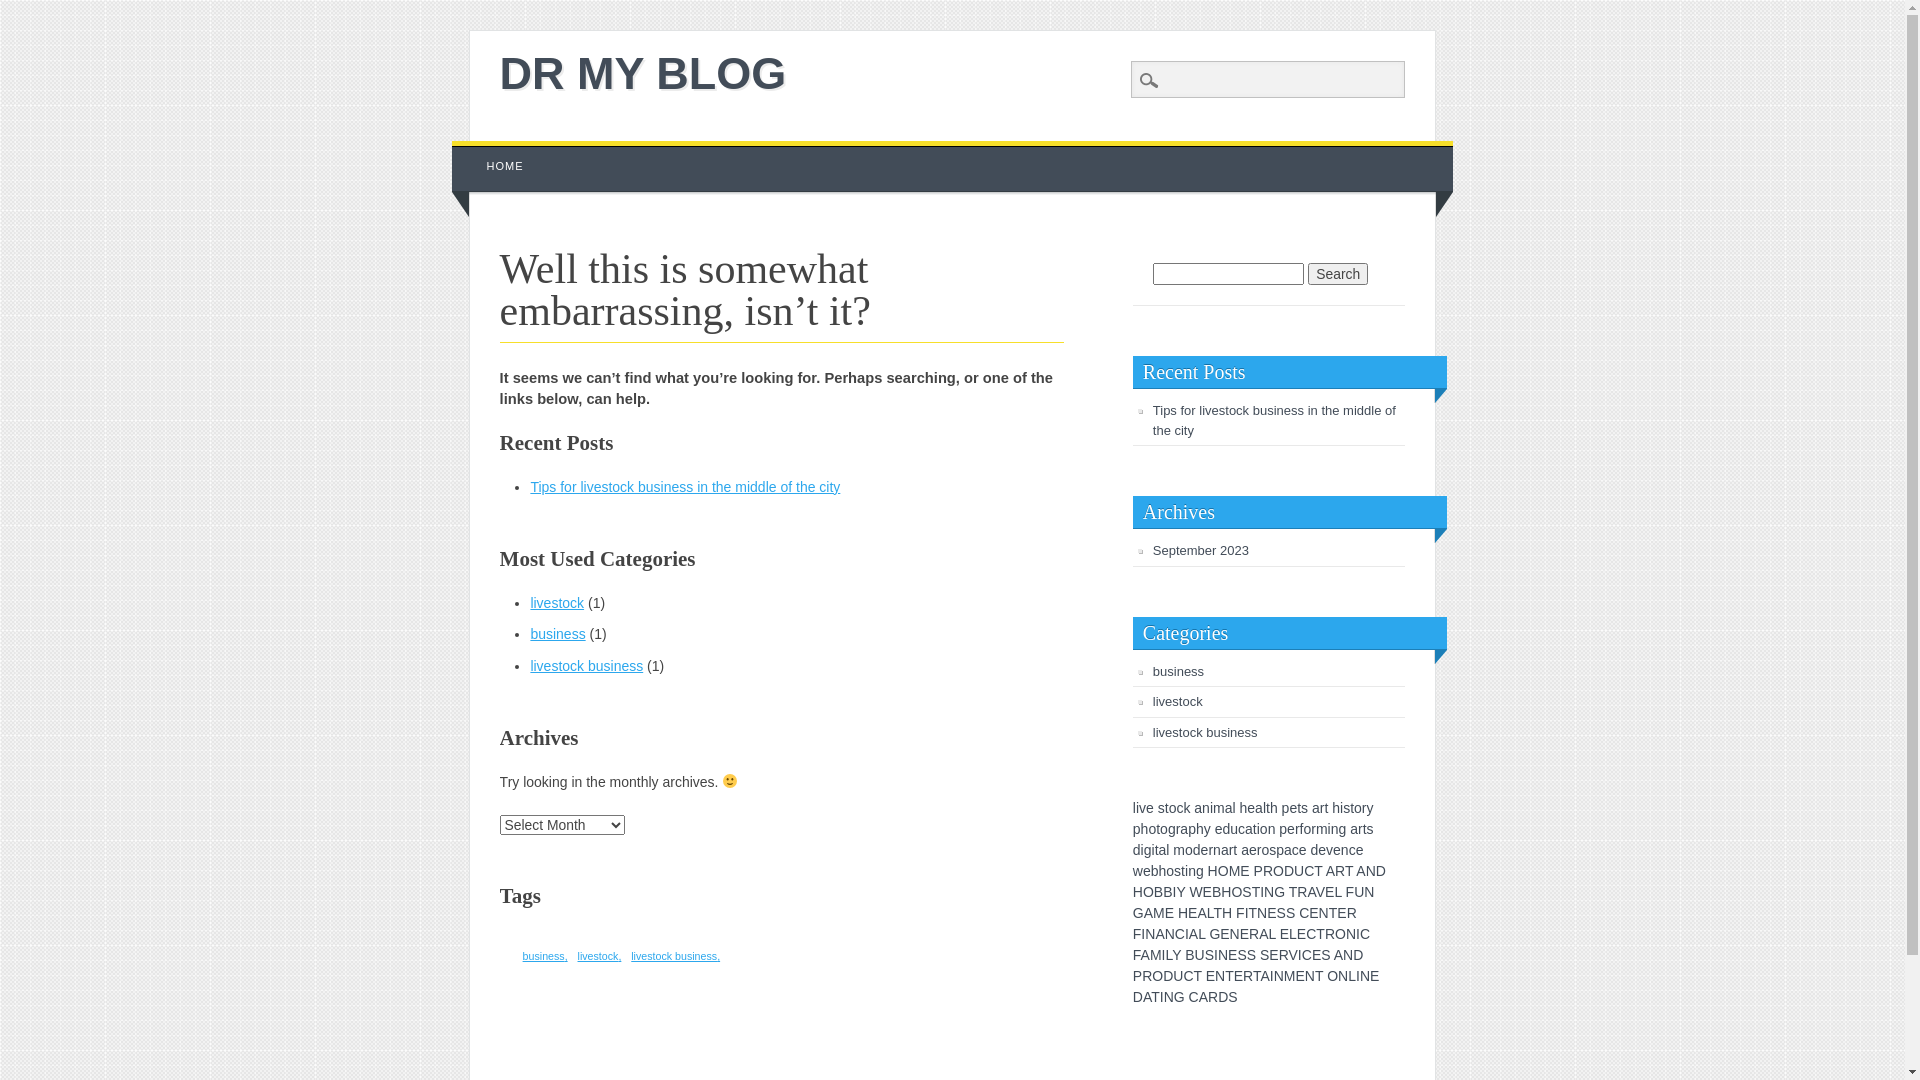 This screenshot has height=1080, width=1920. What do you see at coordinates (1169, 913) in the screenshot?
I see `'E'` at bounding box center [1169, 913].